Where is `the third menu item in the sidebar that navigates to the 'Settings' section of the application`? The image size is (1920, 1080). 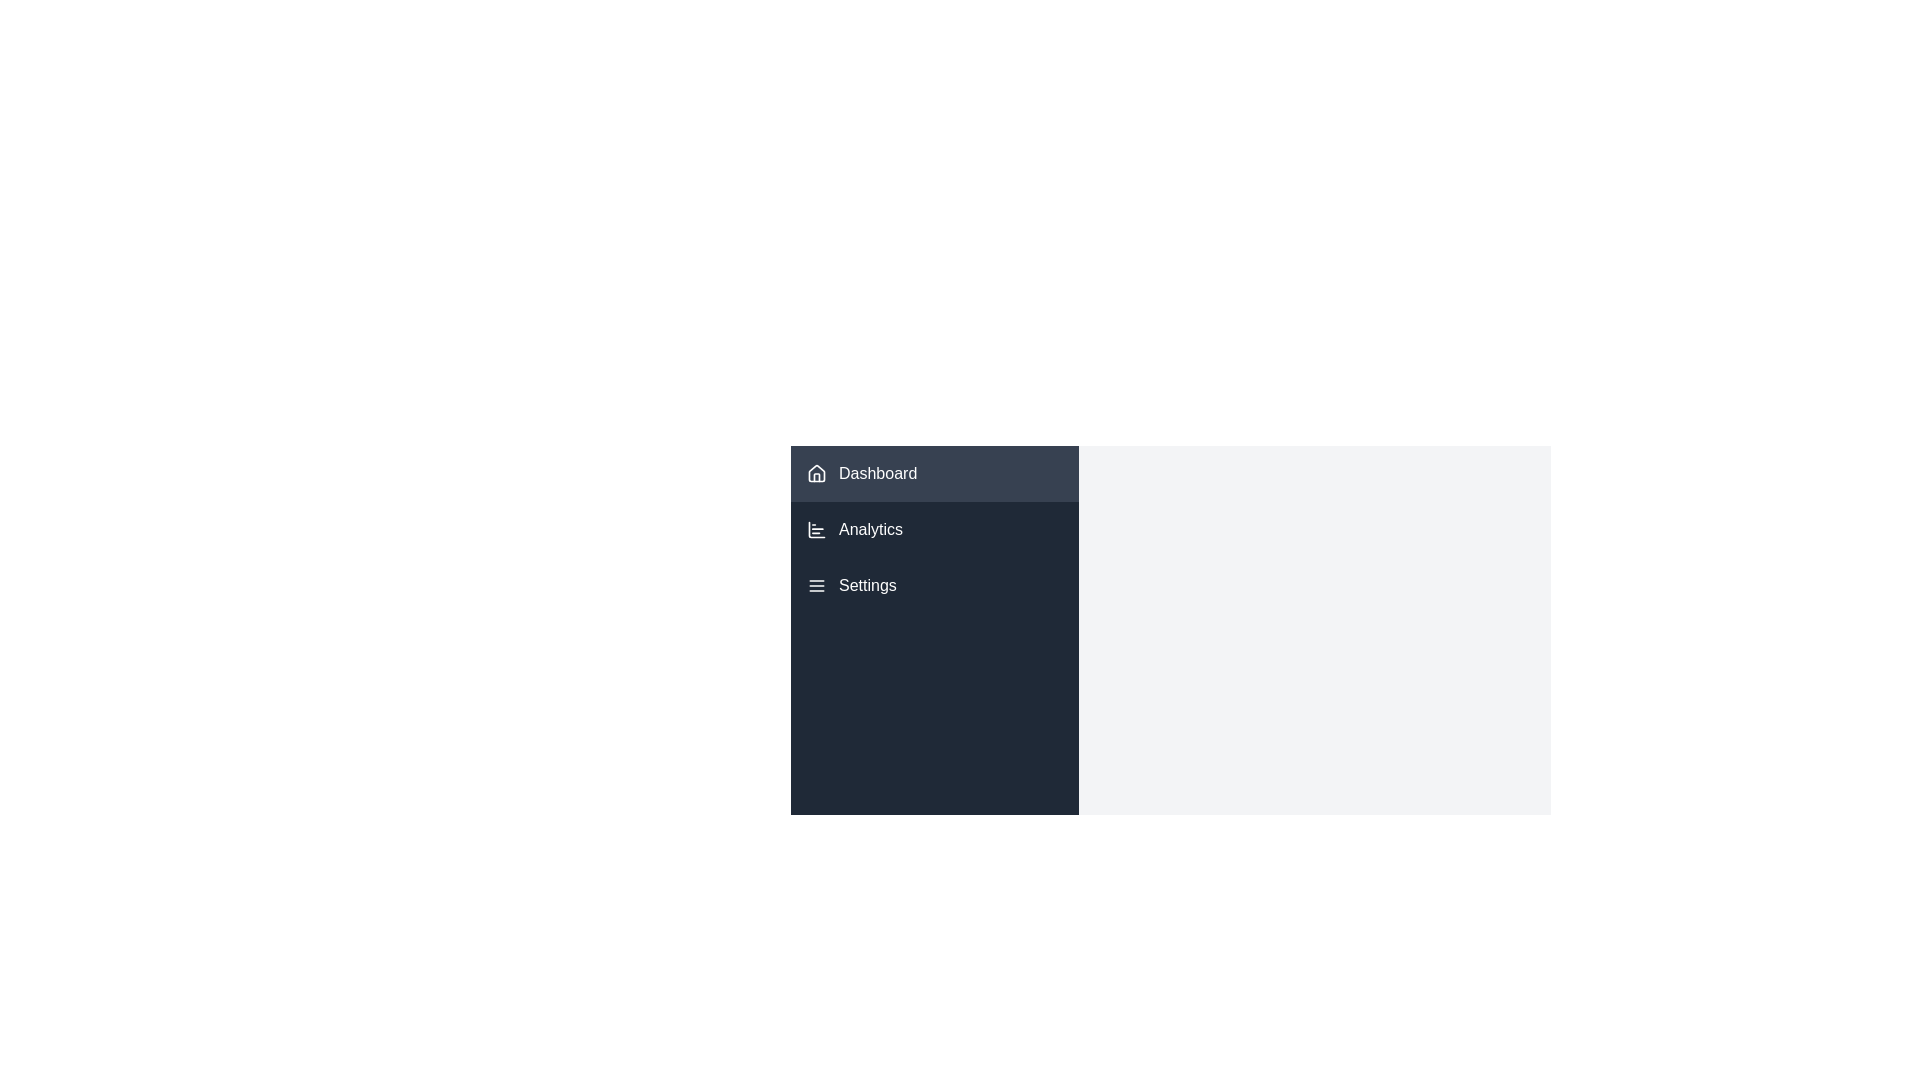
the third menu item in the sidebar that navigates to the 'Settings' section of the application is located at coordinates (934, 585).